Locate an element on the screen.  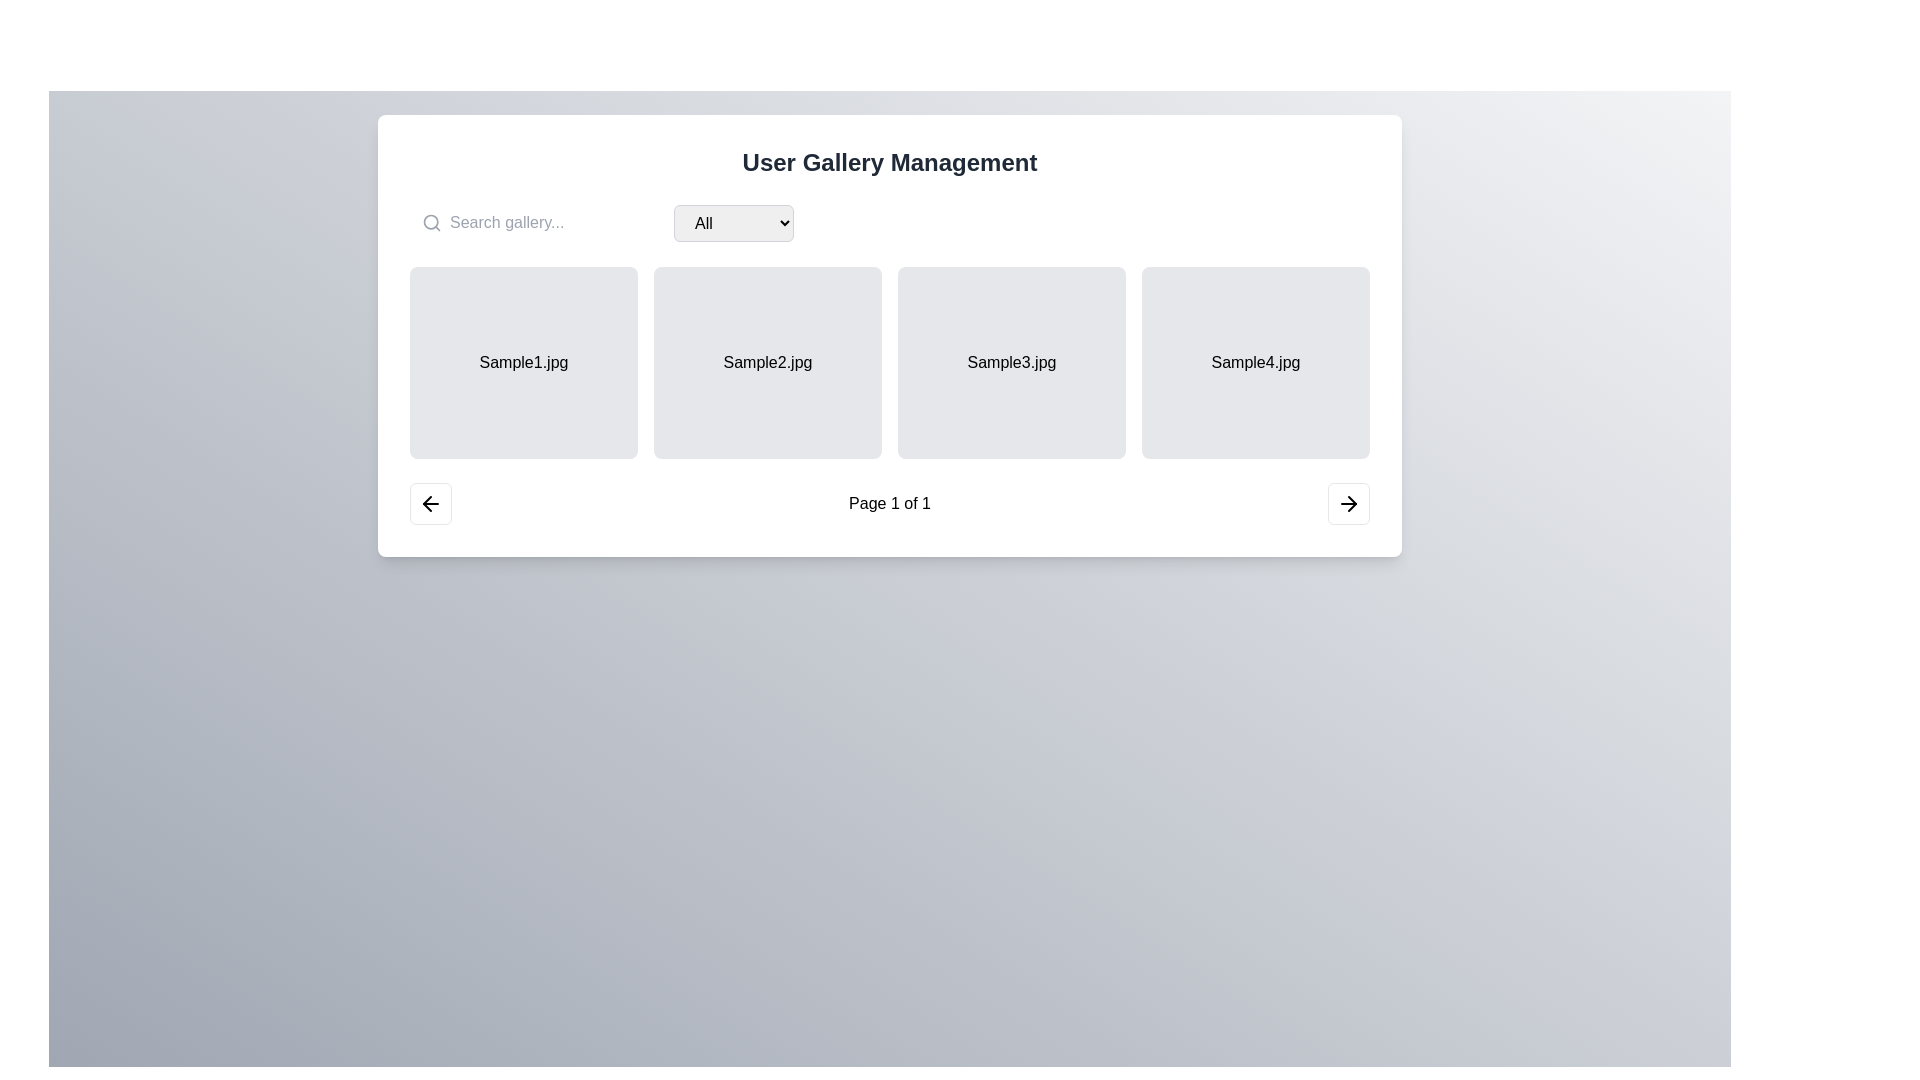
the right navigation arrow icon located at the bottom-right corner of the interface is located at coordinates (1348, 503).